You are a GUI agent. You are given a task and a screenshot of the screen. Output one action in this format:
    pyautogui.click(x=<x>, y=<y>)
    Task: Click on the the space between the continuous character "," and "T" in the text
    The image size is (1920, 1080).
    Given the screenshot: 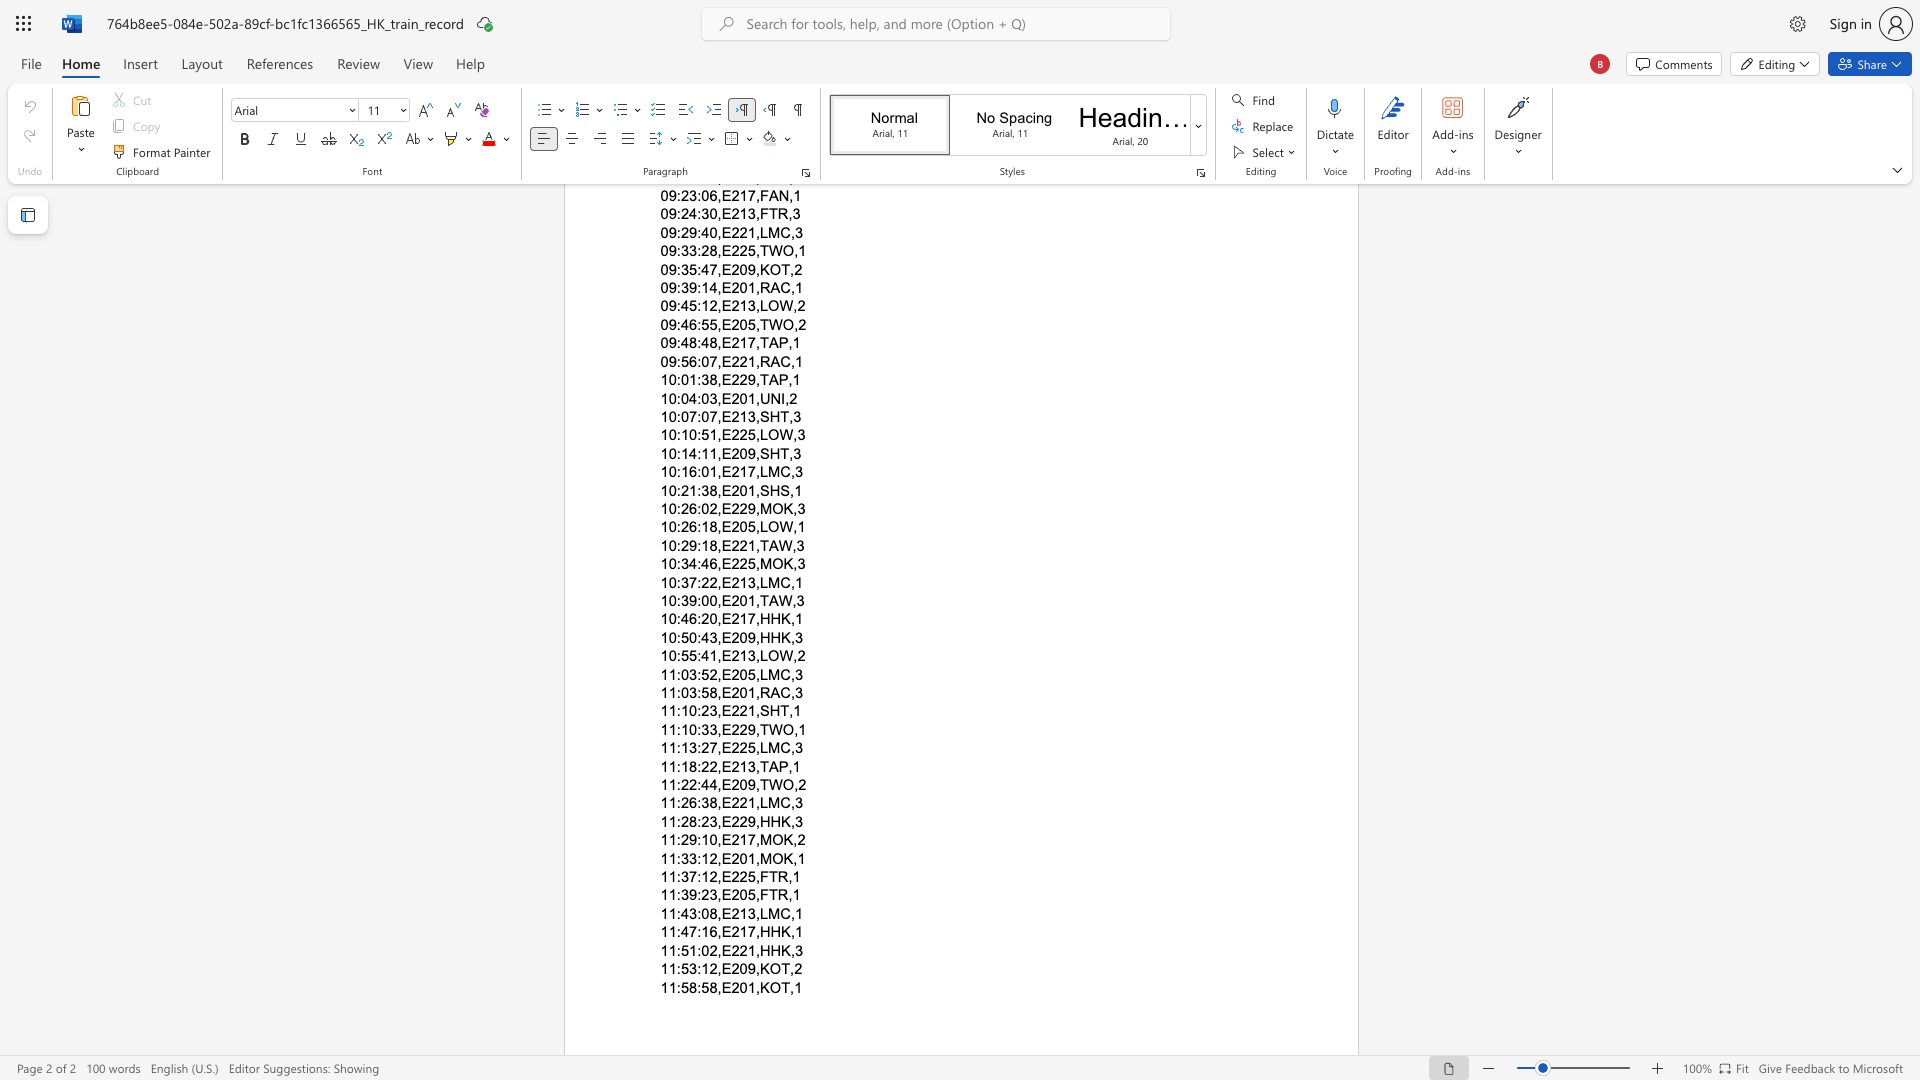 What is the action you would take?
    pyautogui.click(x=760, y=765)
    